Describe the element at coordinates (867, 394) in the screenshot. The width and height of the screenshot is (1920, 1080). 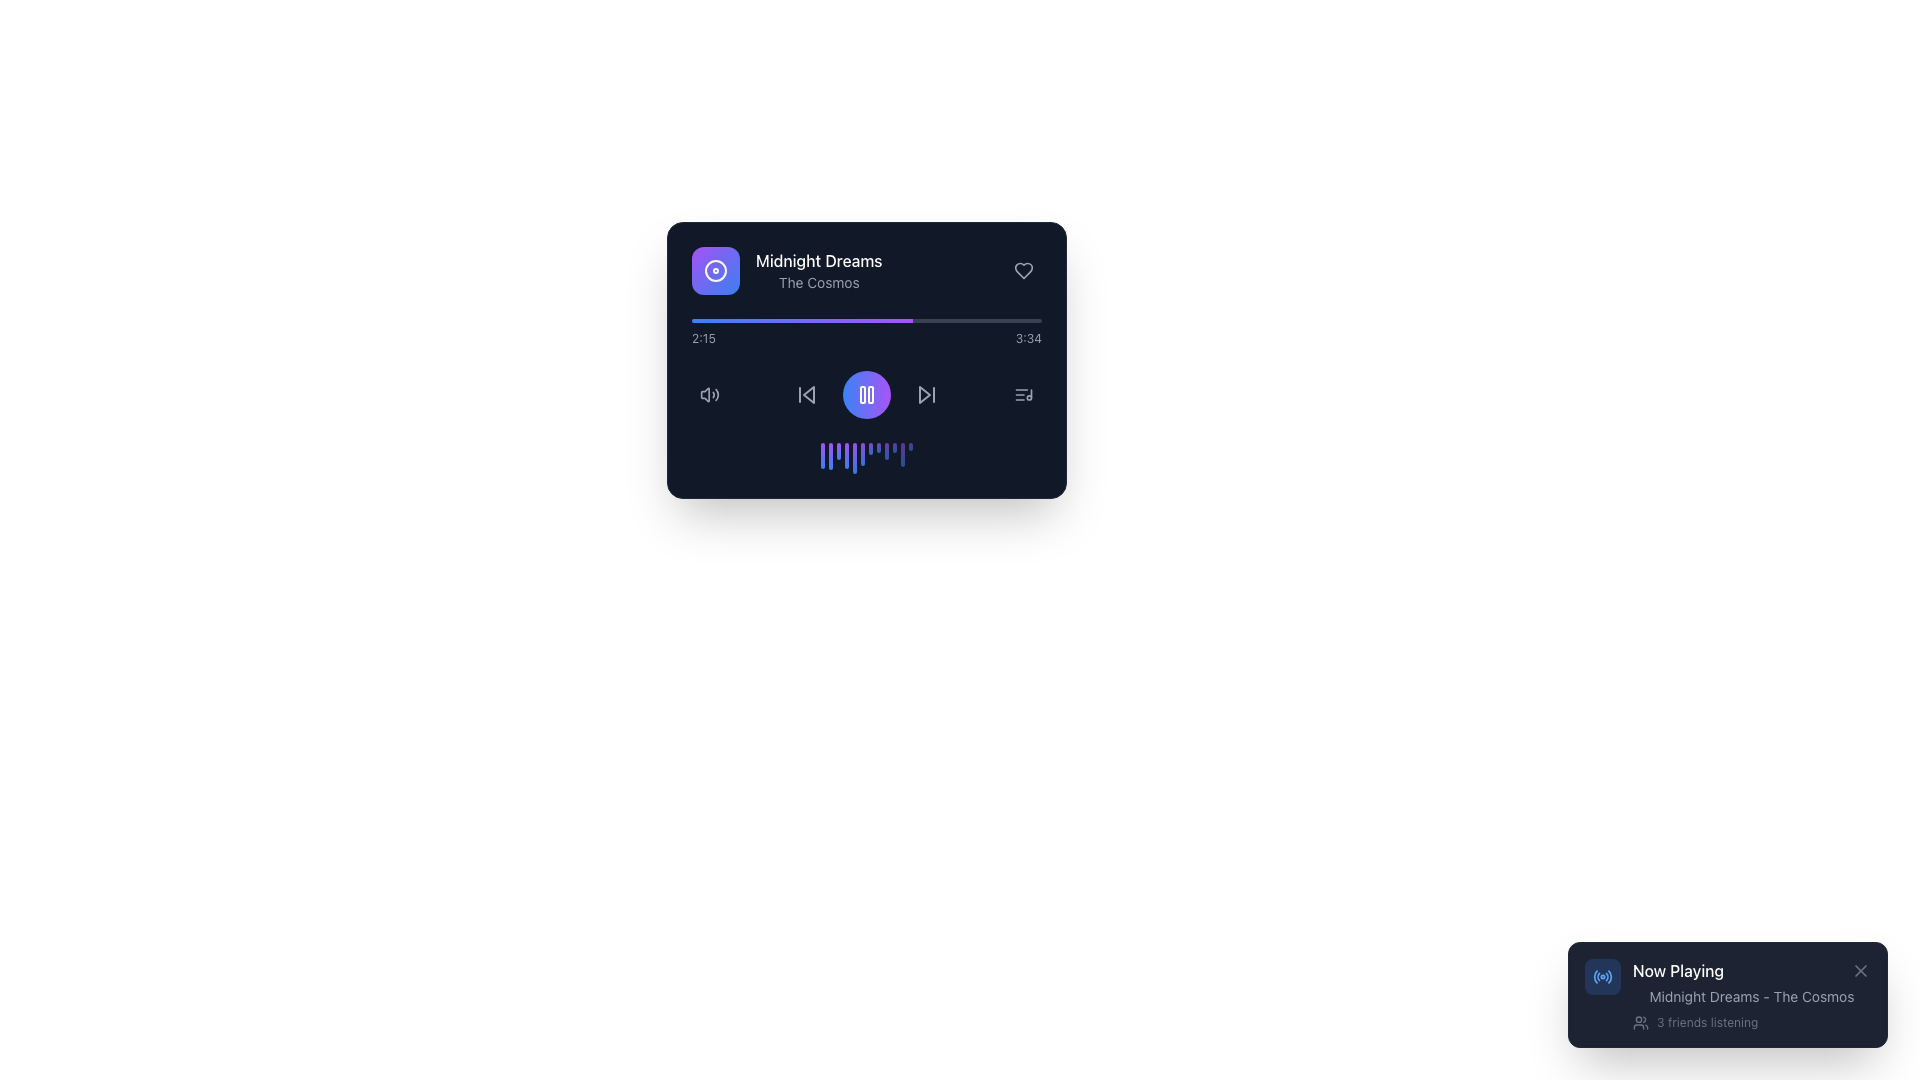
I see `the circular button with a gradient background transitioning from blue to purple, featuring a white pause icon at its center` at that location.